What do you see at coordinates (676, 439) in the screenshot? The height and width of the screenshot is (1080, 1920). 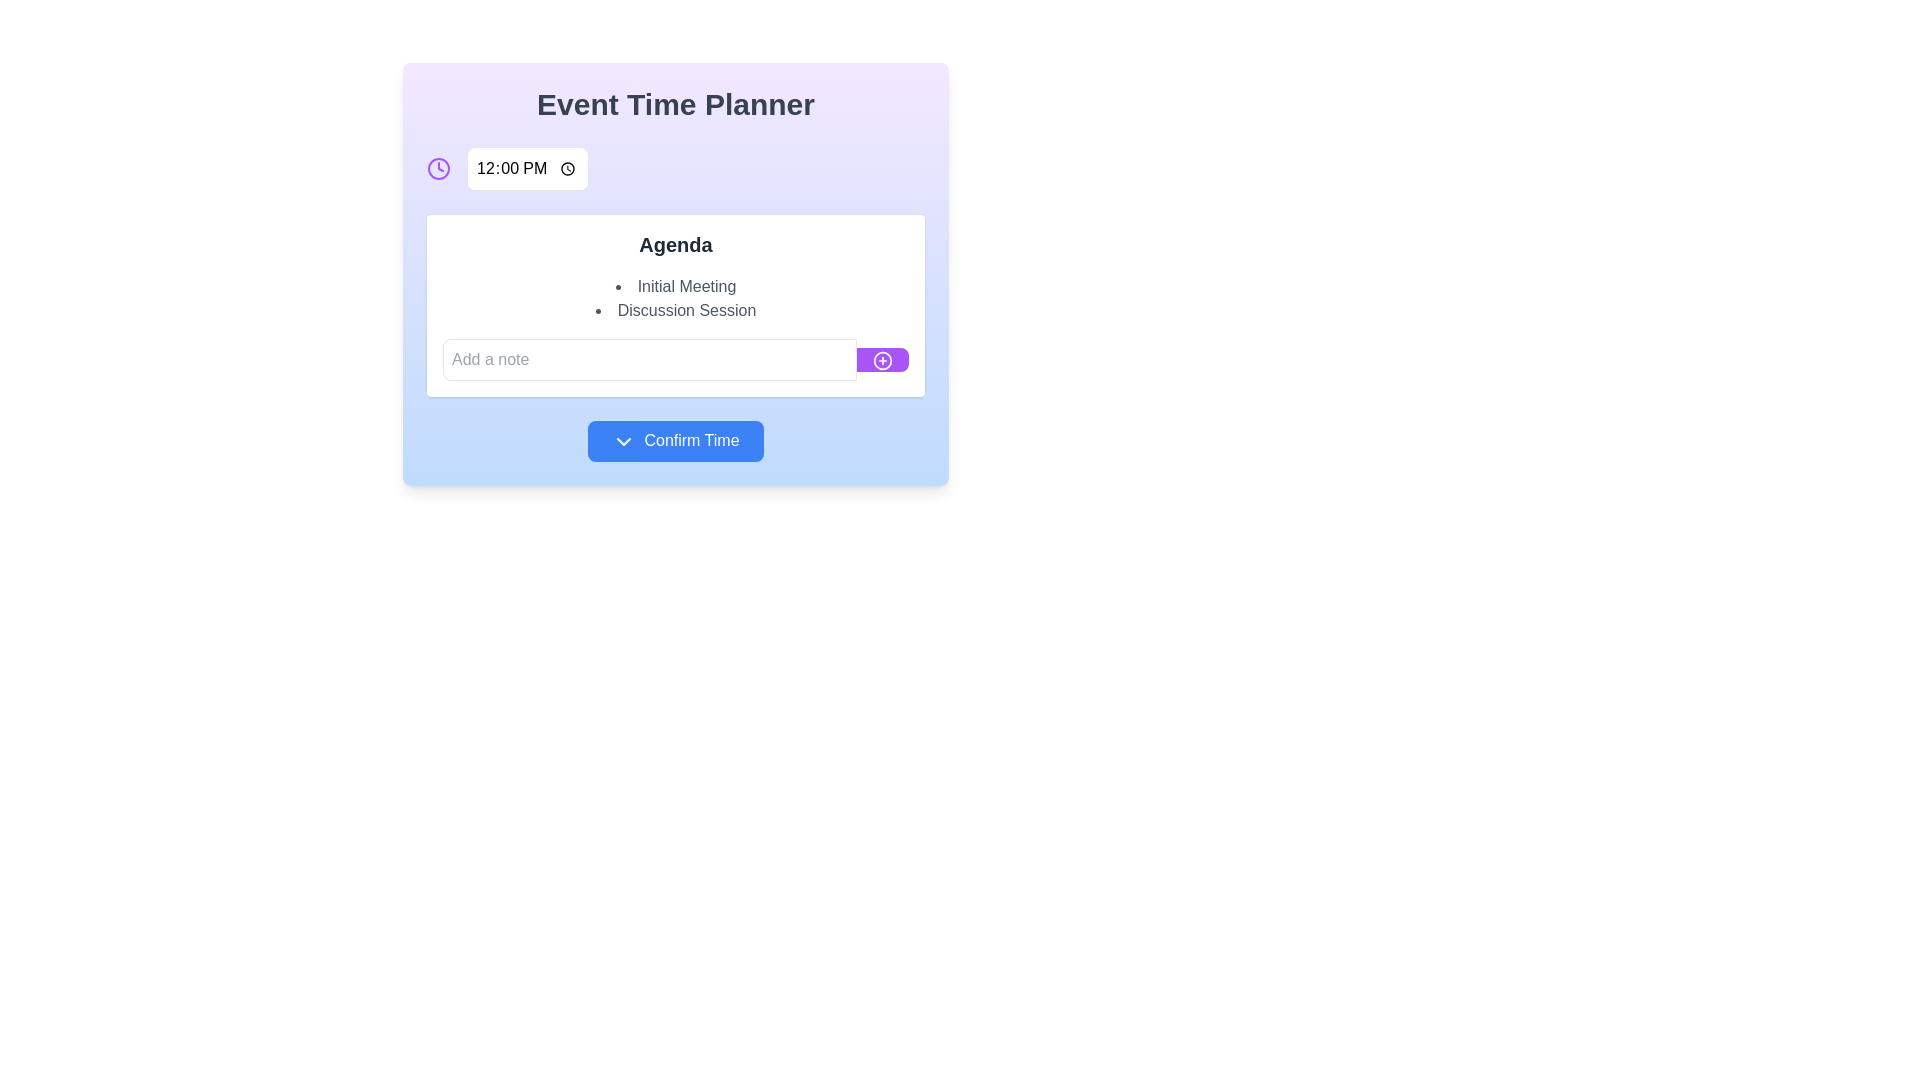 I see `the confirm button located at the bottom center of the 'Event Time Planner' card to experience the hover effect` at bounding box center [676, 439].